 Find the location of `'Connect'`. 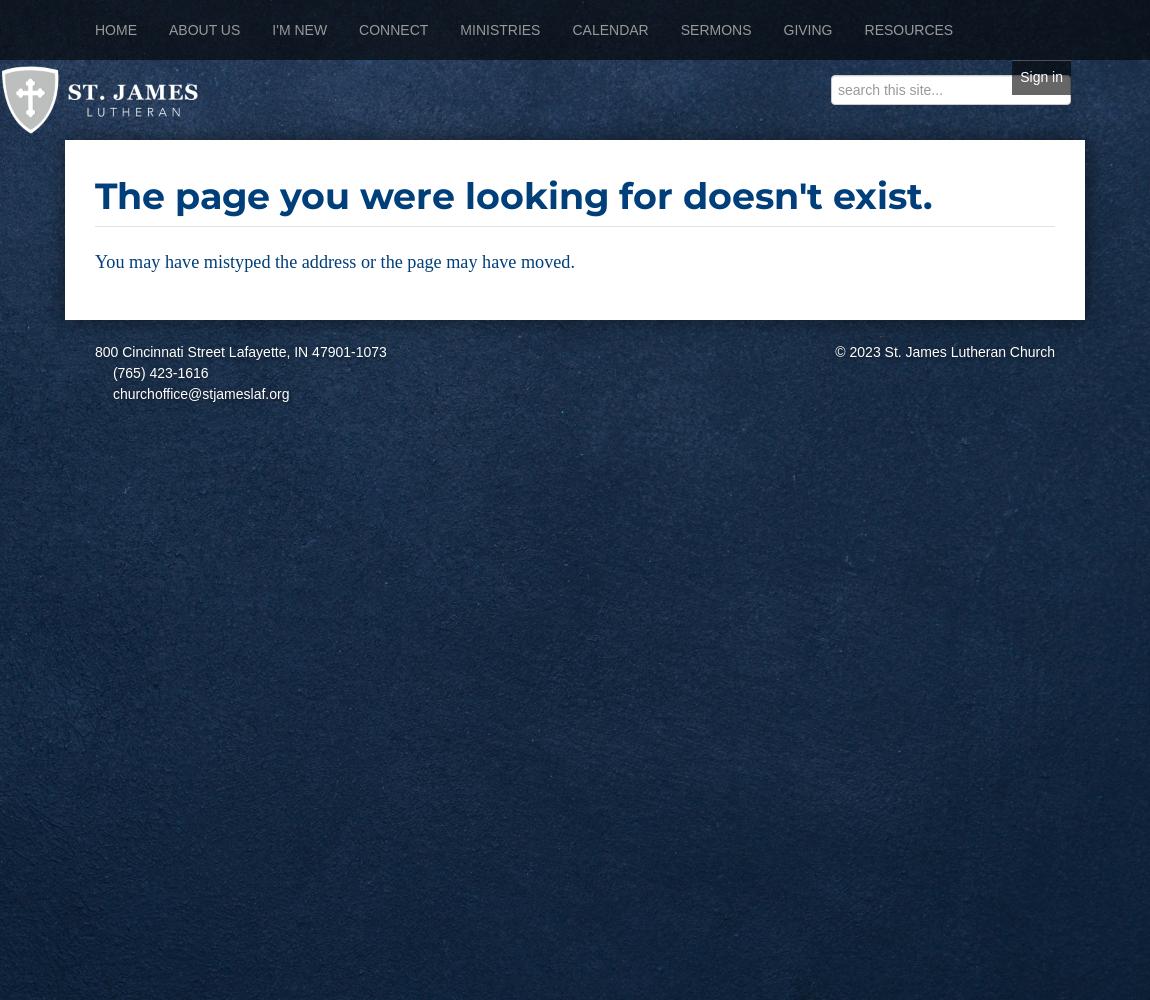

'Connect' is located at coordinates (393, 30).